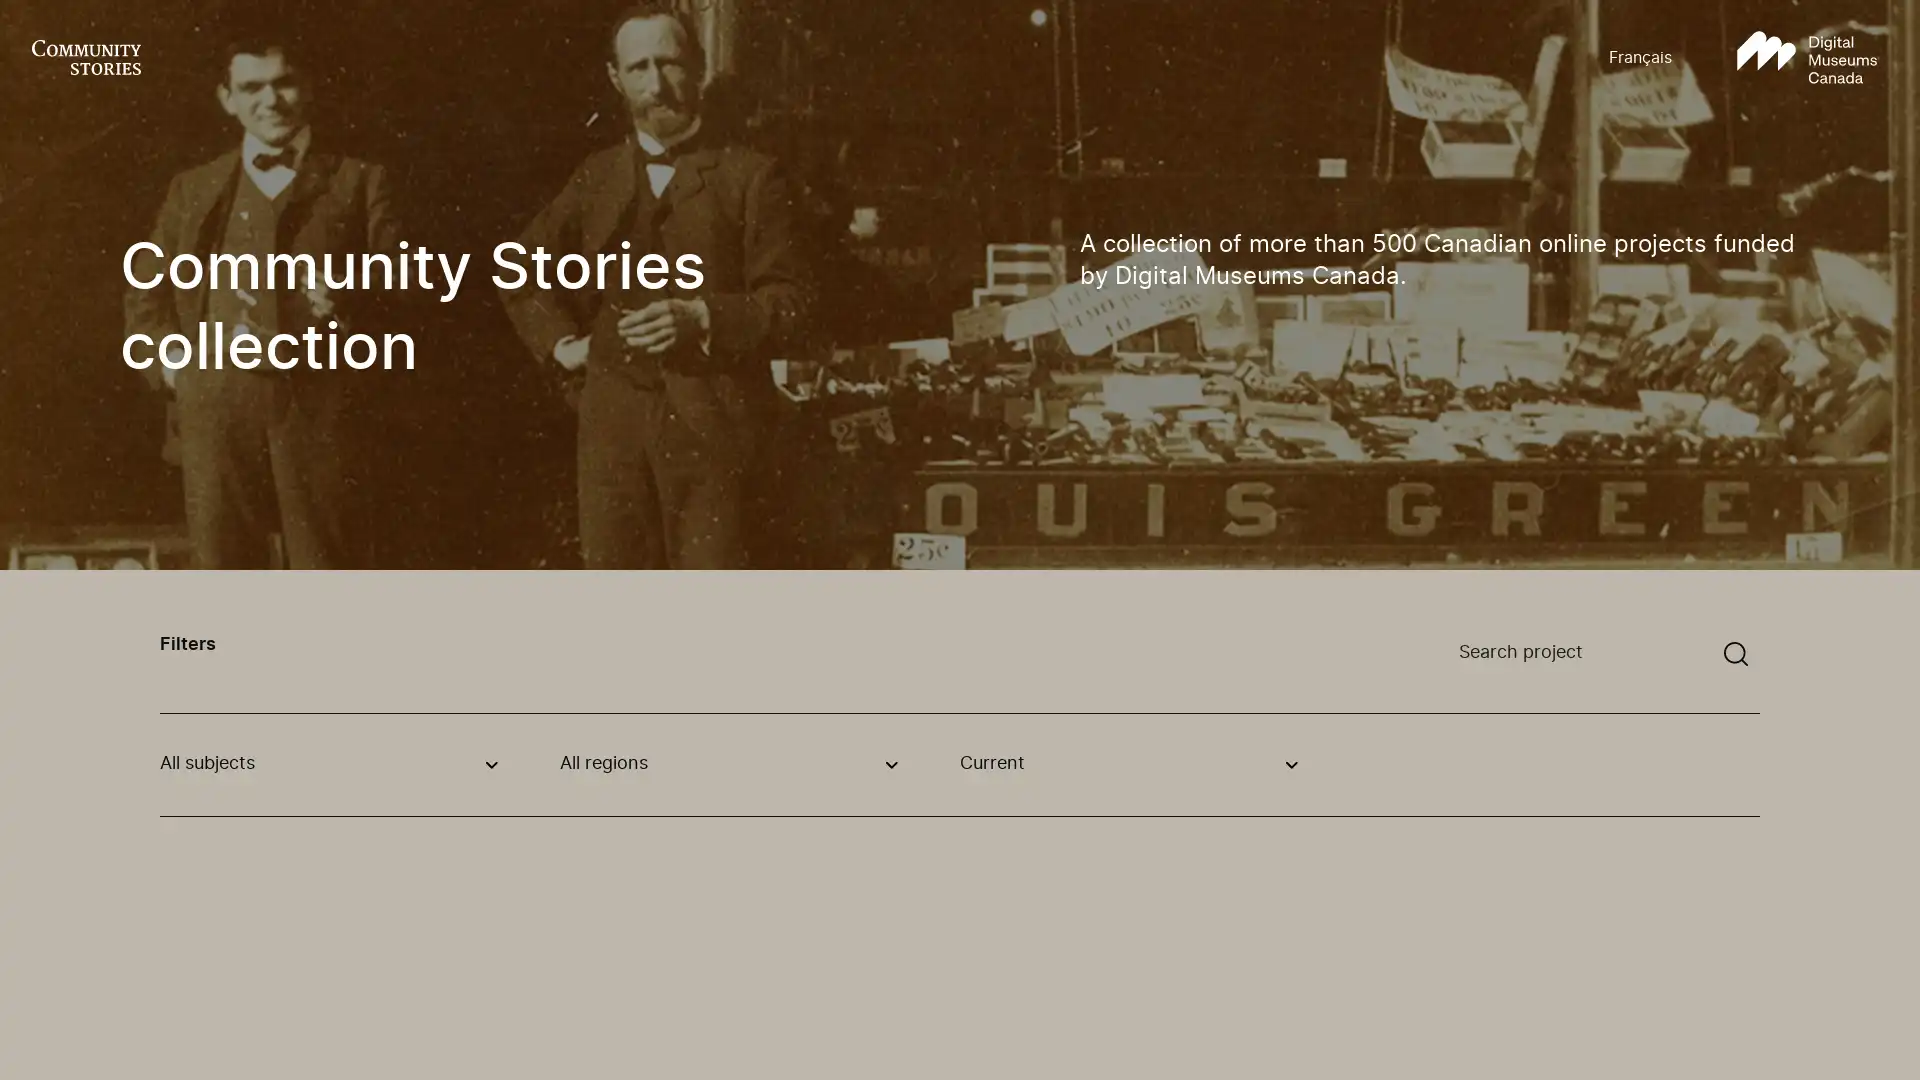  Describe the element at coordinates (1735, 654) in the screenshot. I see `Submit` at that location.